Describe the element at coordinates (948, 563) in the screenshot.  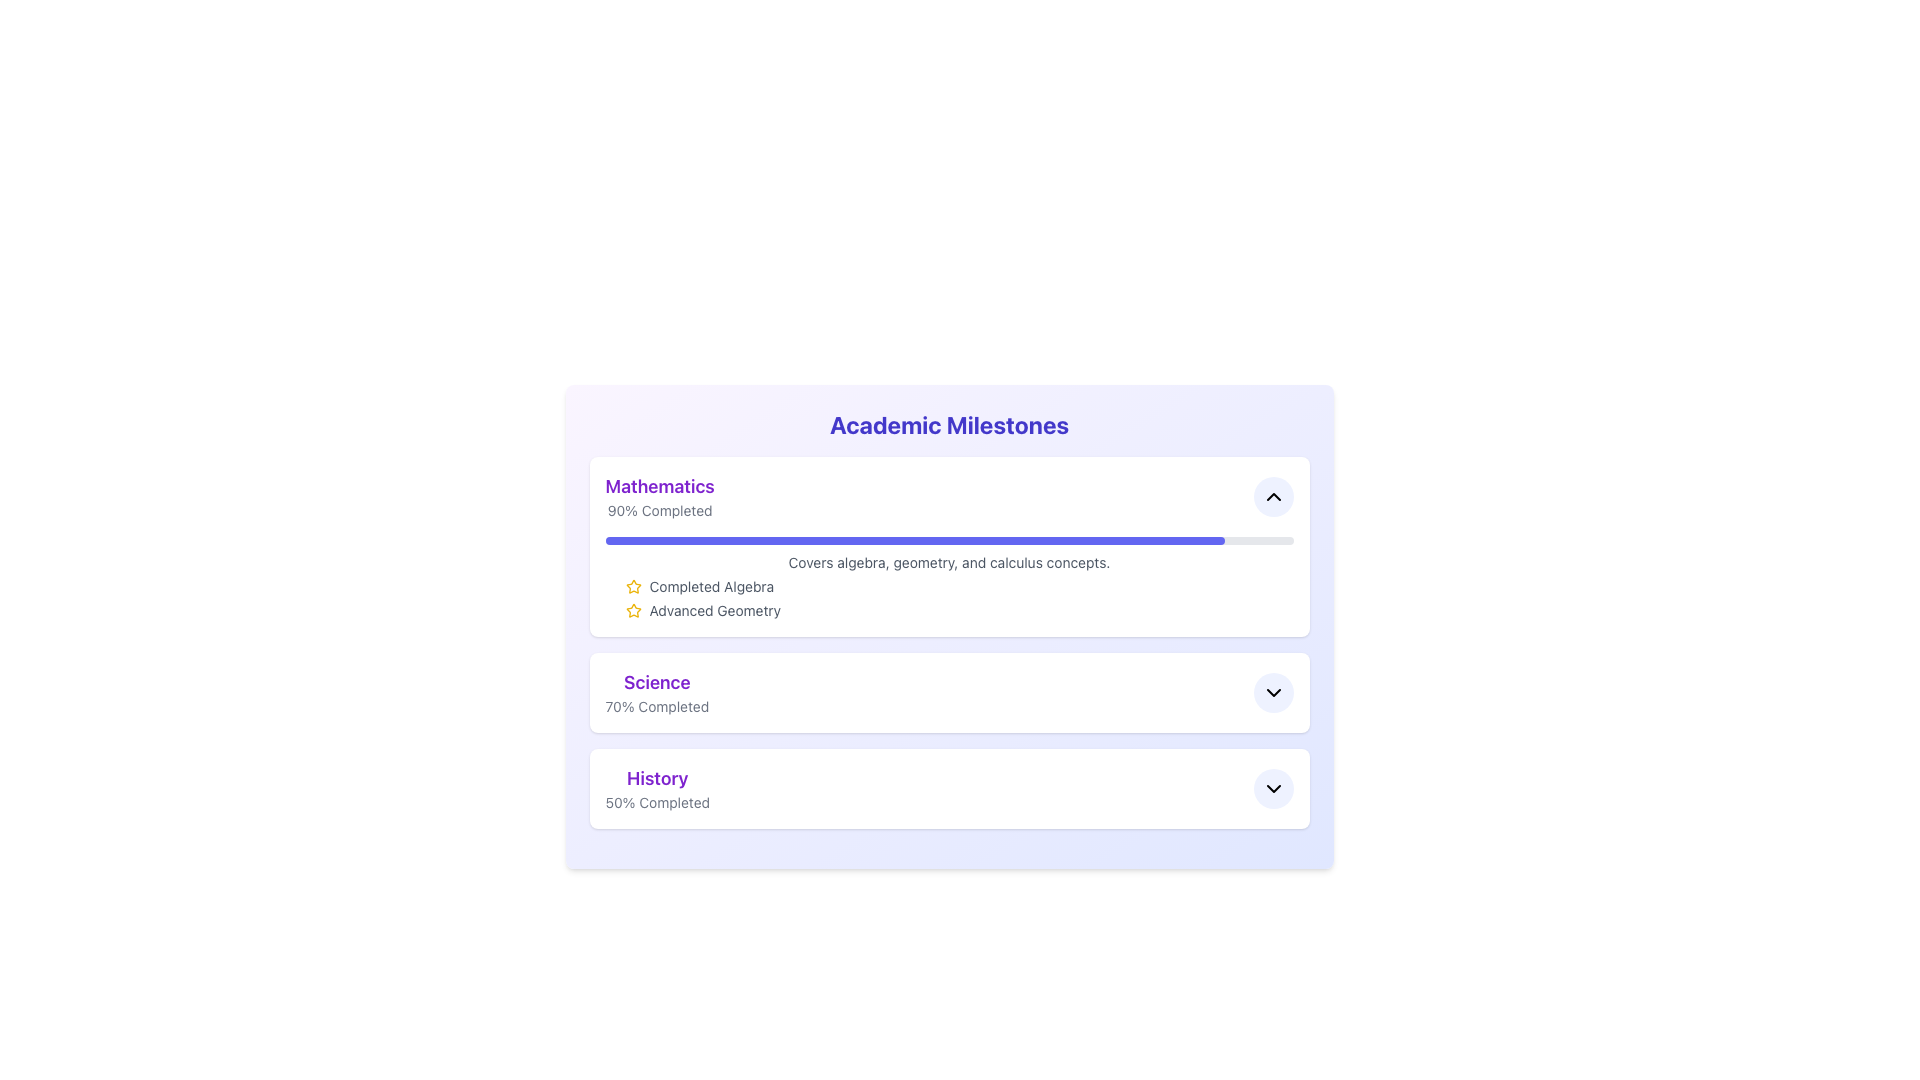
I see `the informational text element located within the 'Mathematics' card, situated below the progress bar and above the list of completed topics` at that location.